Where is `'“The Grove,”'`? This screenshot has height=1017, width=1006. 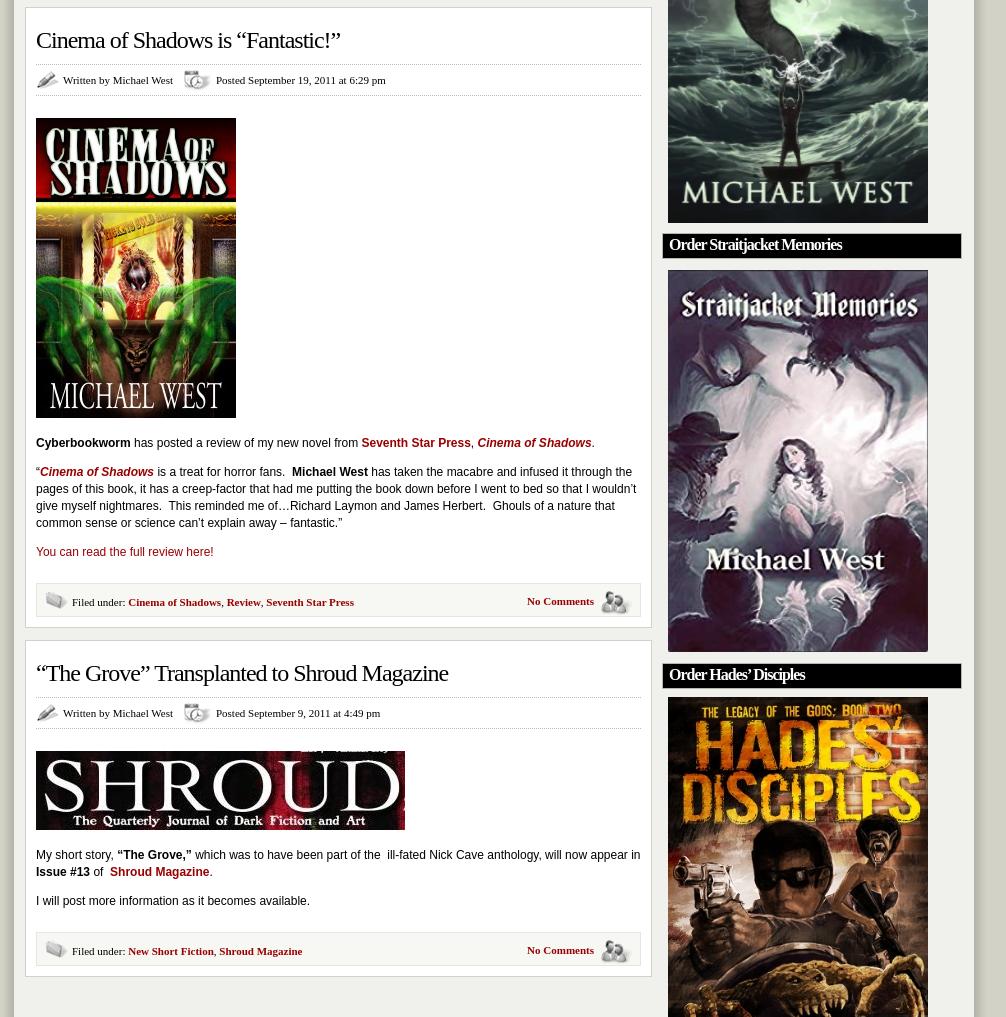 '“The Grove,”' is located at coordinates (116, 854).